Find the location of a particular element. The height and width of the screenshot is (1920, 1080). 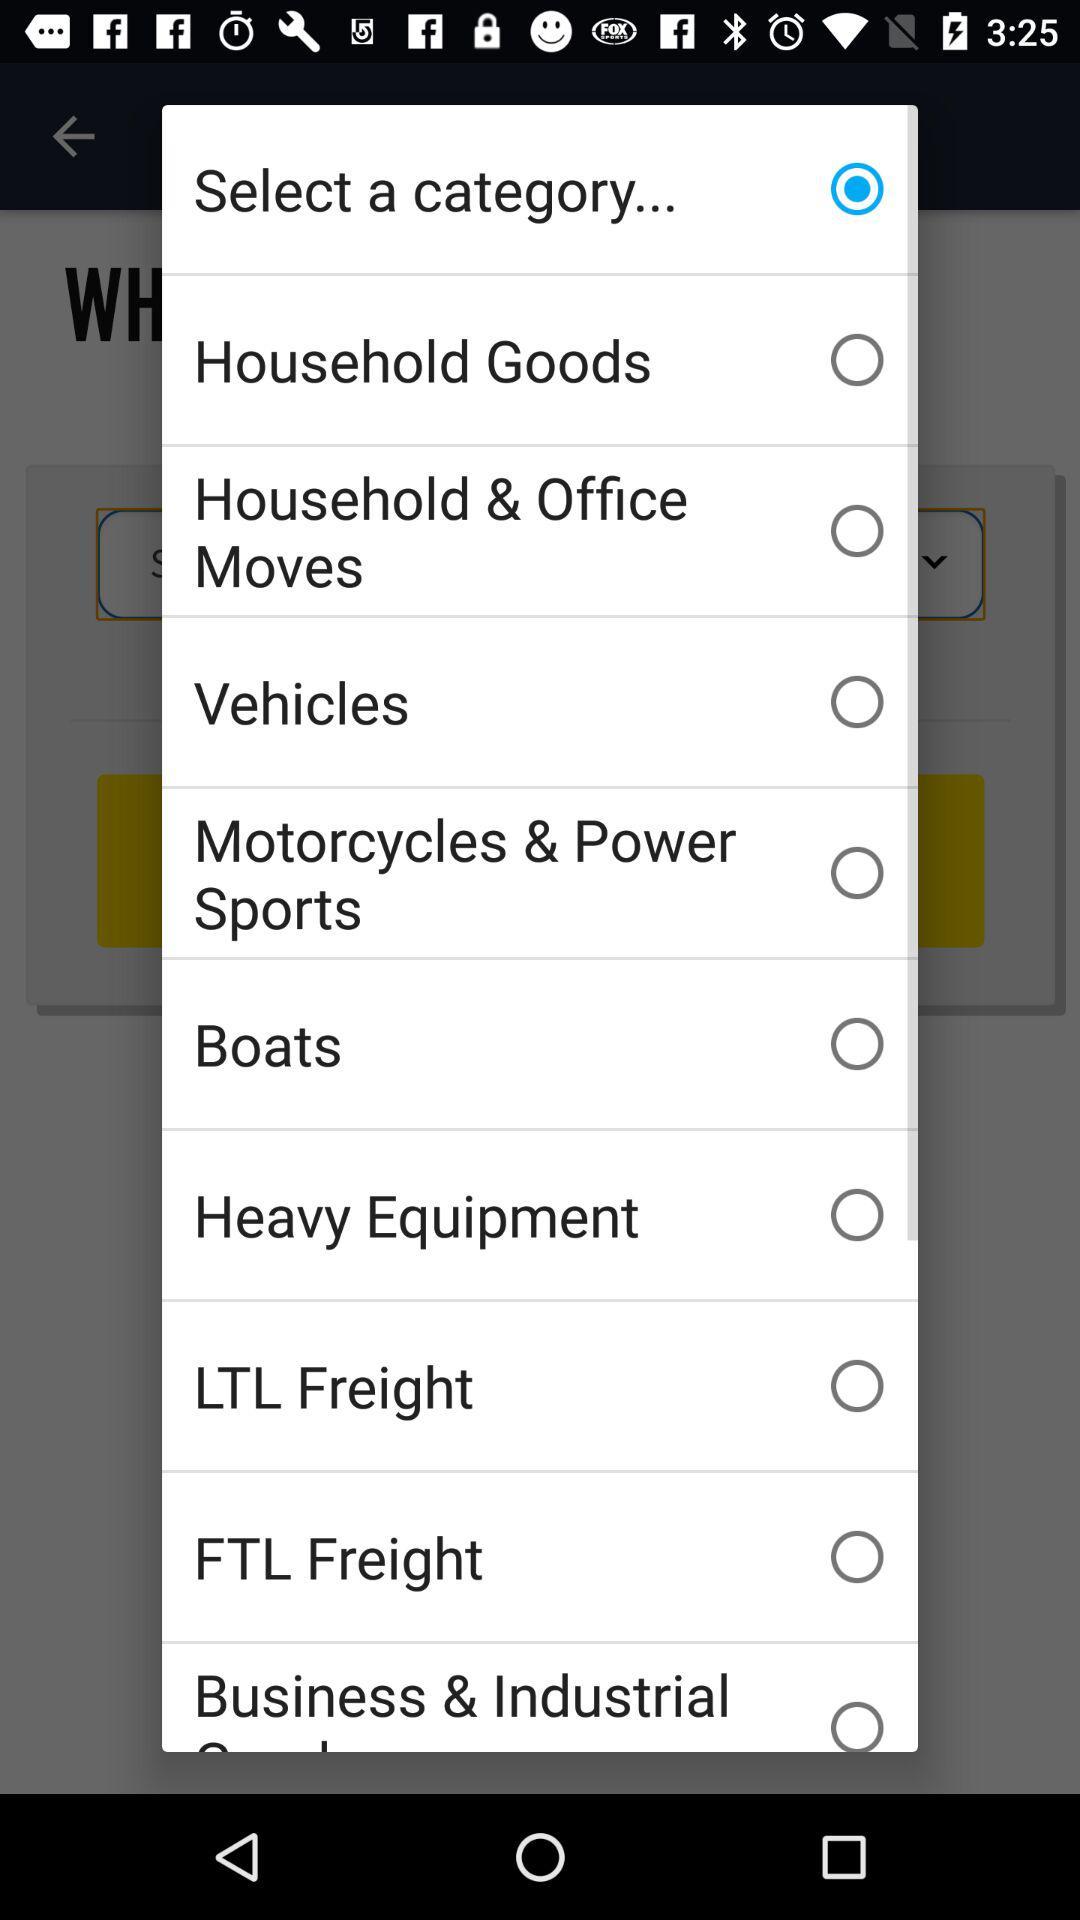

the business & industrial goods is located at coordinates (540, 1697).